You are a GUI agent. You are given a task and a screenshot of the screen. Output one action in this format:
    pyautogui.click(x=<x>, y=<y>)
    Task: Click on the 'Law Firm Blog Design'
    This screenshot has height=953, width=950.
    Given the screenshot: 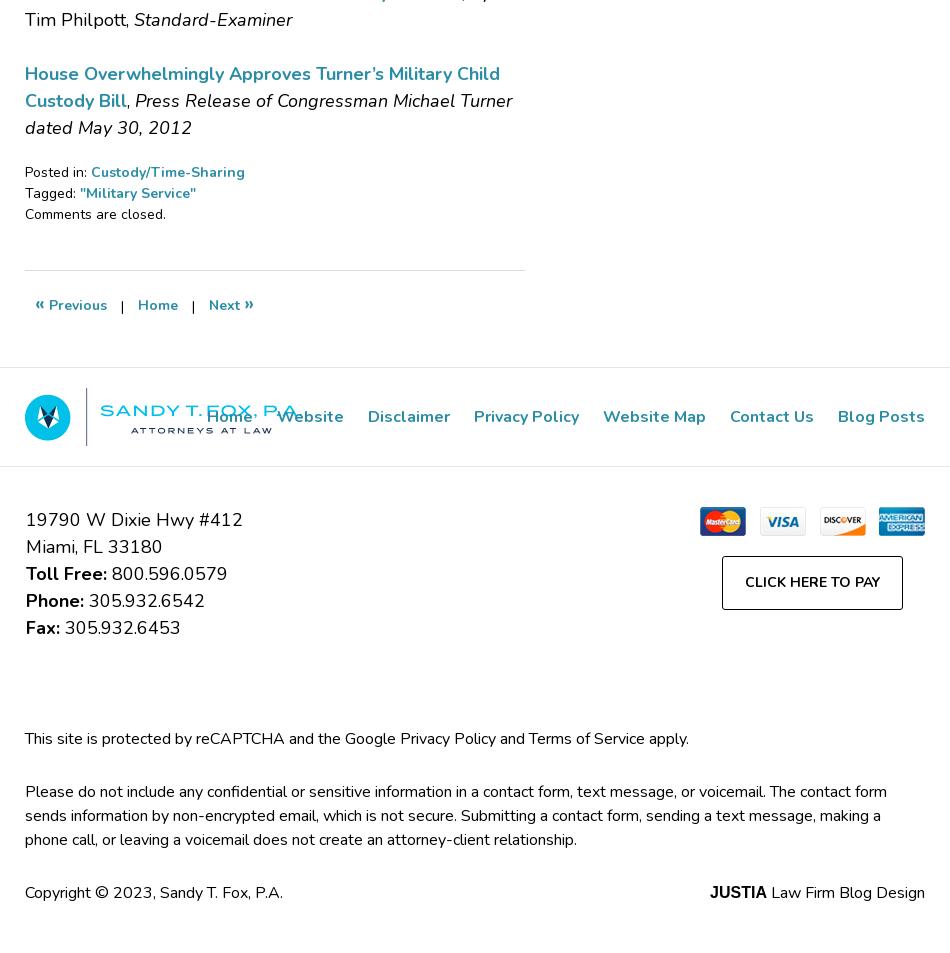 What is the action you would take?
    pyautogui.click(x=766, y=892)
    